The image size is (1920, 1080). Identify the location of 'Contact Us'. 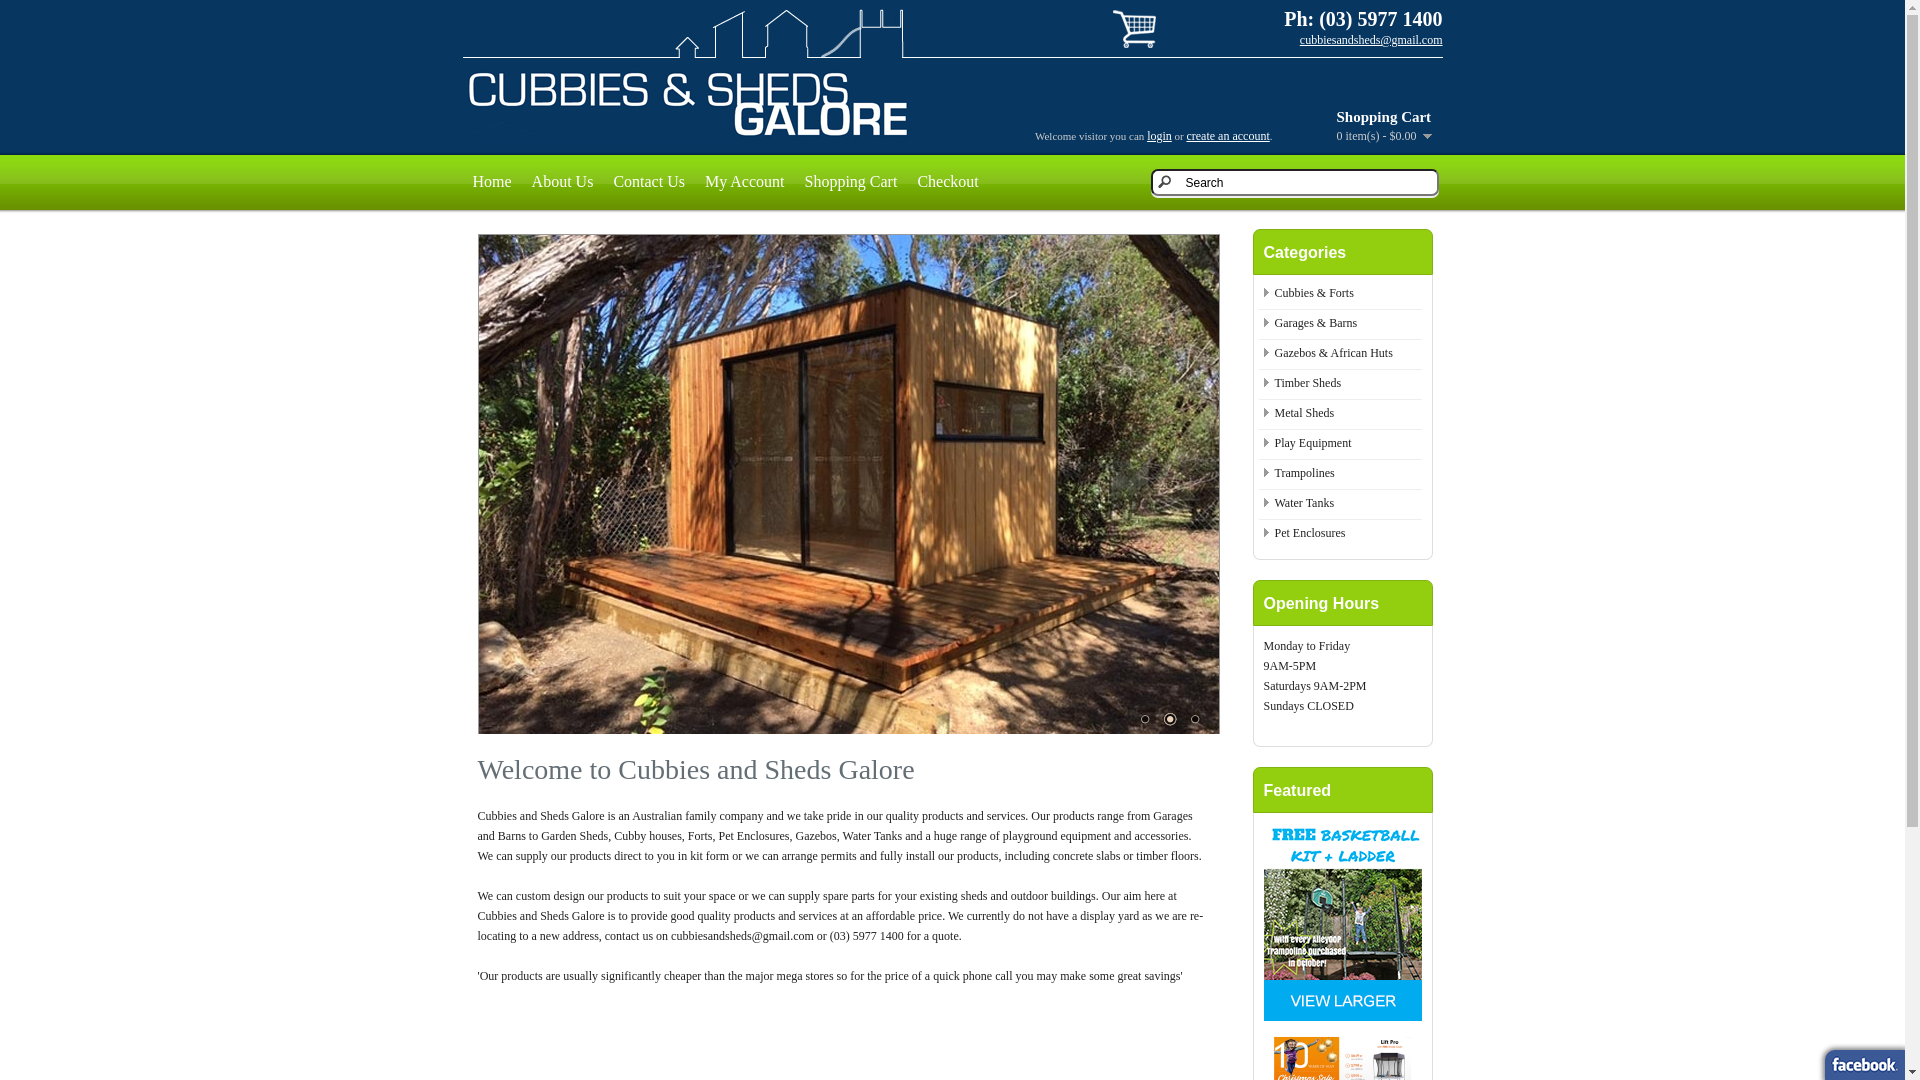
(648, 181).